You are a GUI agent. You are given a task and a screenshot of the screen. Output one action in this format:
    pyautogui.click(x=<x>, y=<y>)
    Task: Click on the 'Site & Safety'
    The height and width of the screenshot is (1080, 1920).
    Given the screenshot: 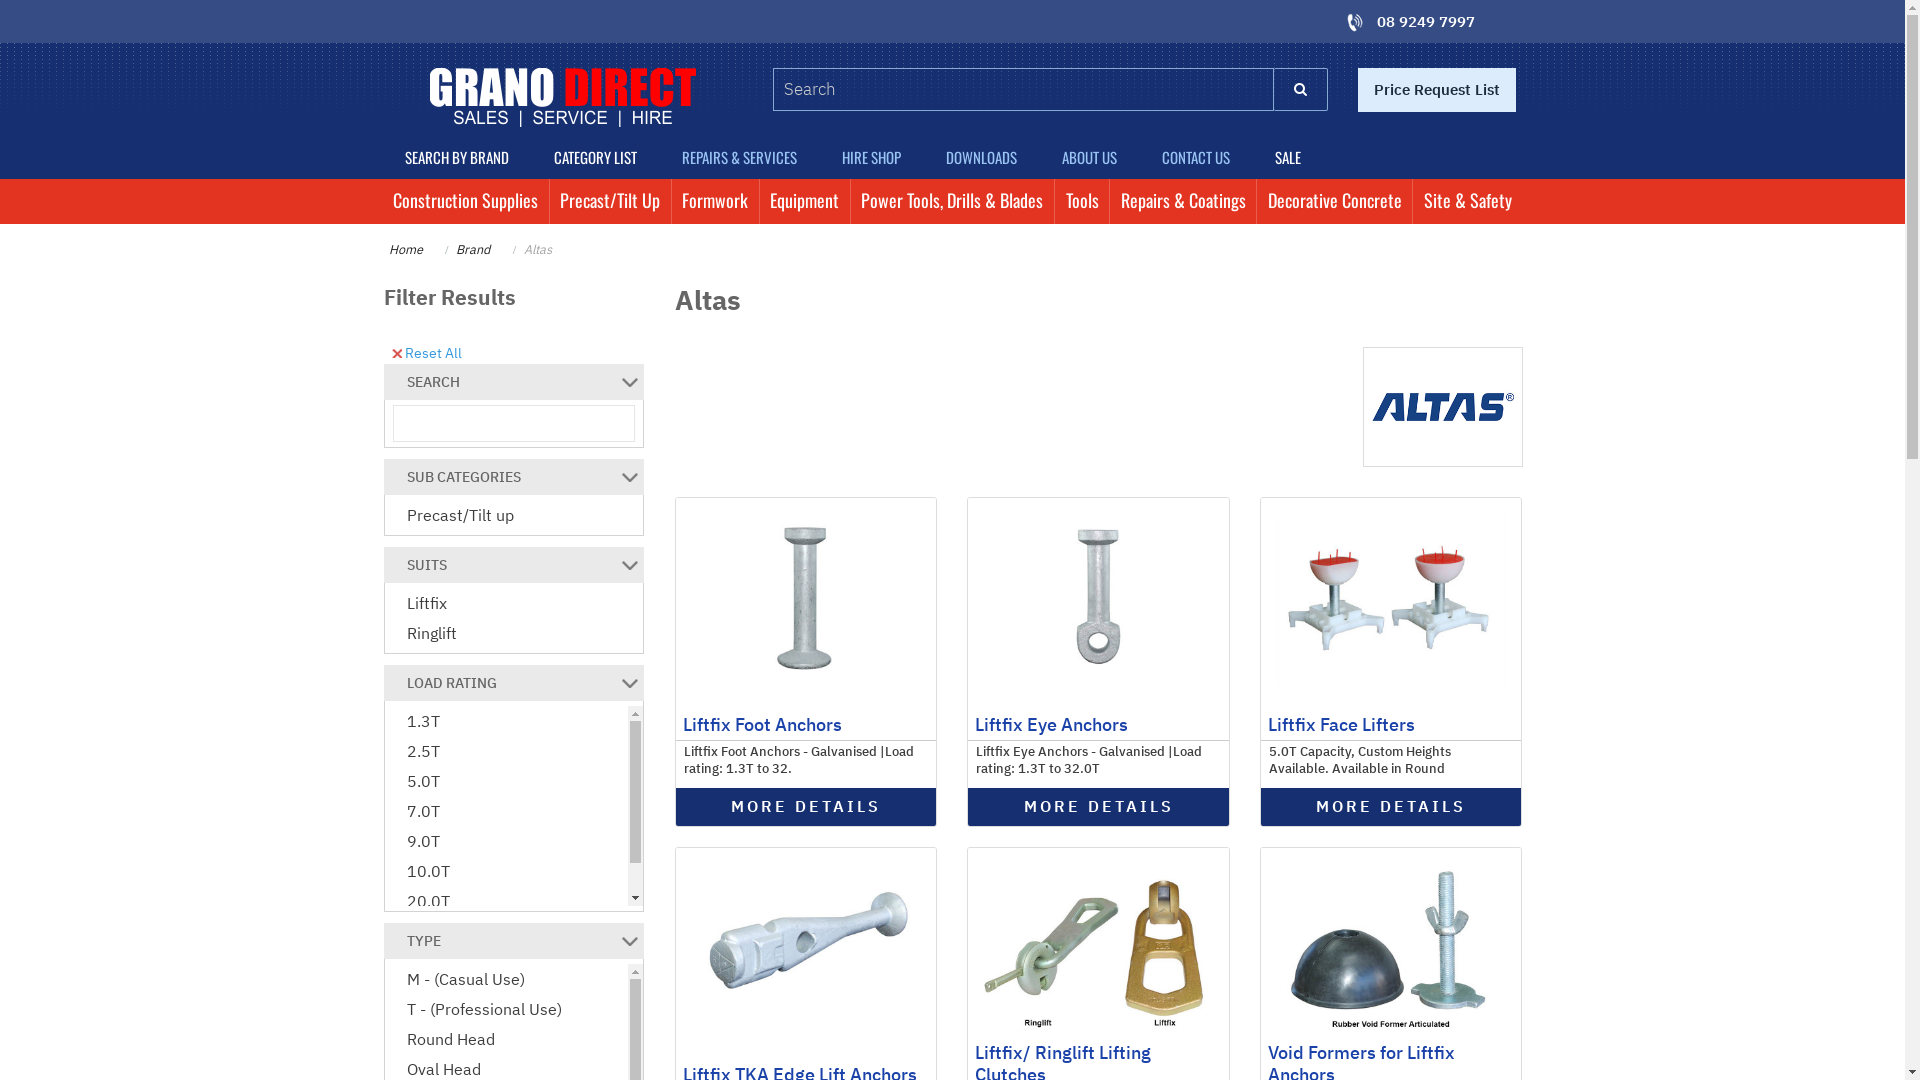 What is the action you would take?
    pyautogui.click(x=1467, y=201)
    